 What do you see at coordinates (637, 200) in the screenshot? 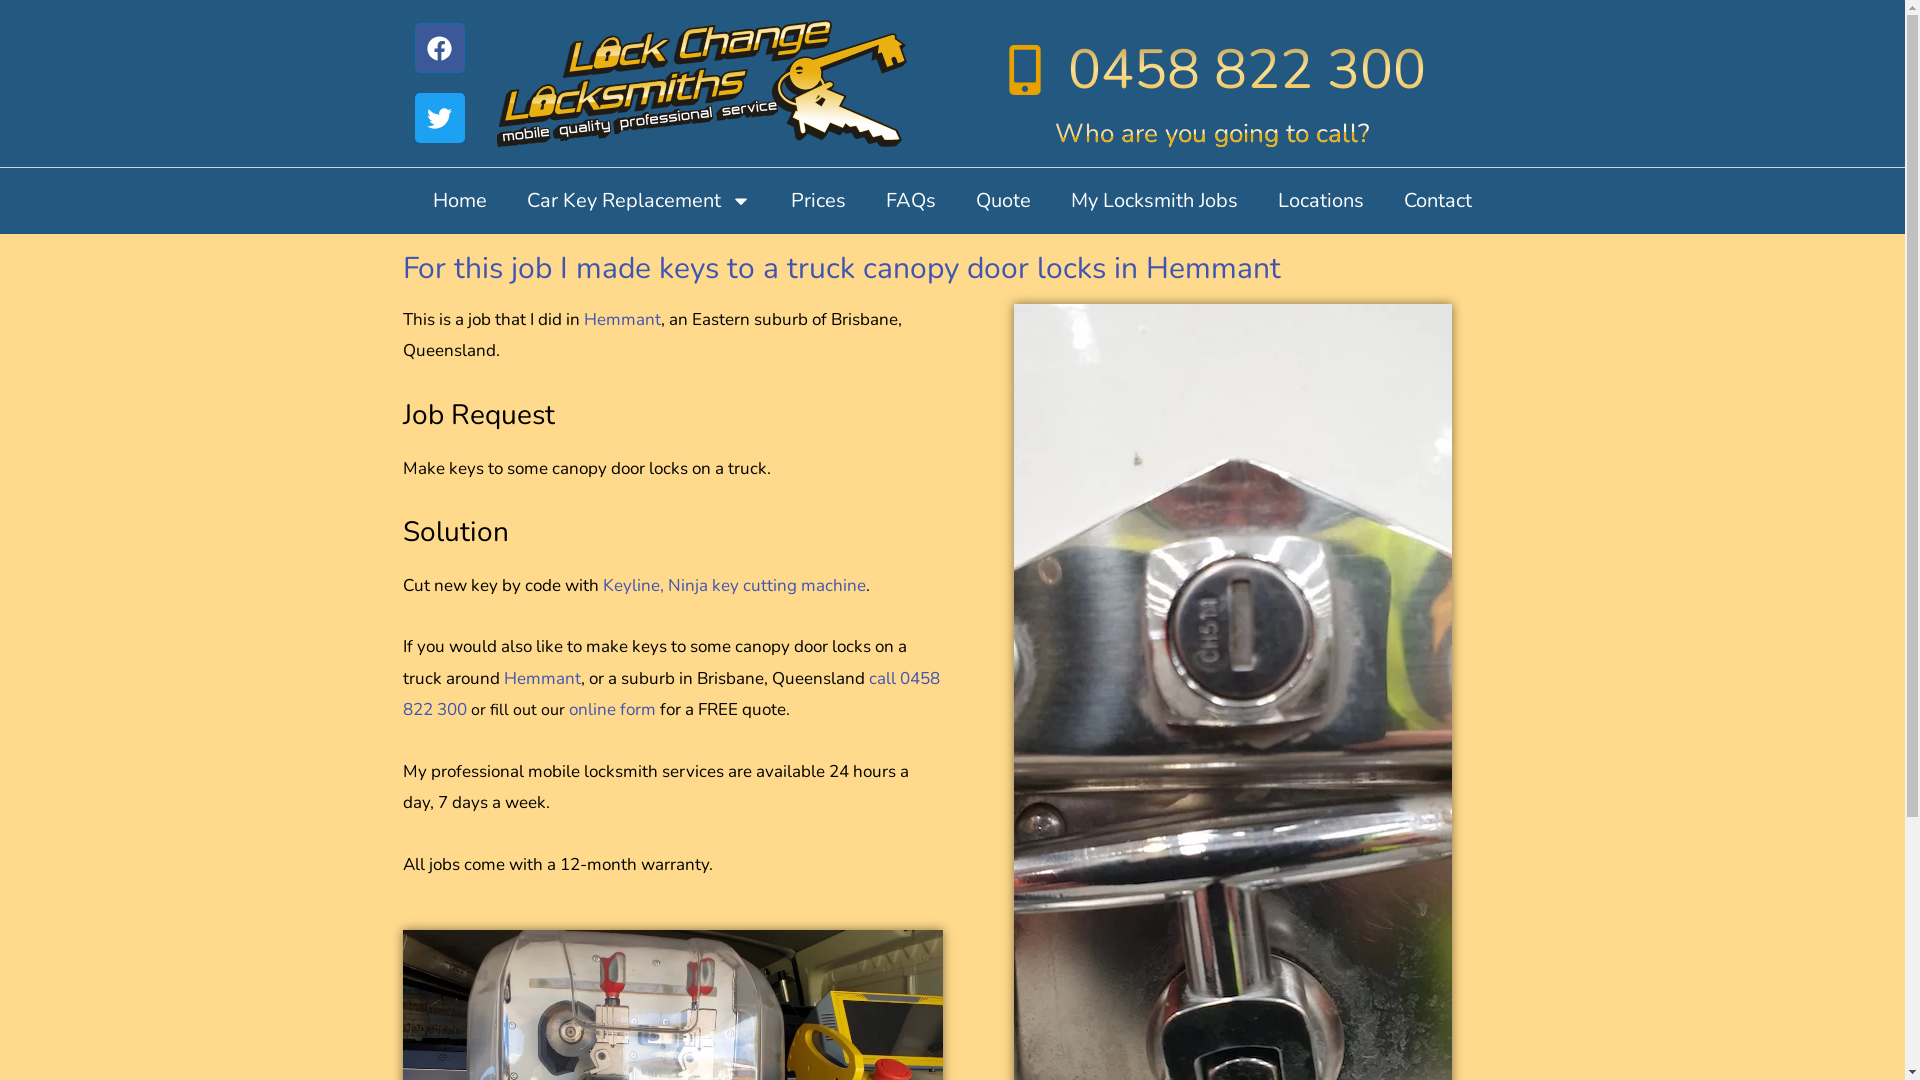
I see `'Car Key Replacement'` at bounding box center [637, 200].